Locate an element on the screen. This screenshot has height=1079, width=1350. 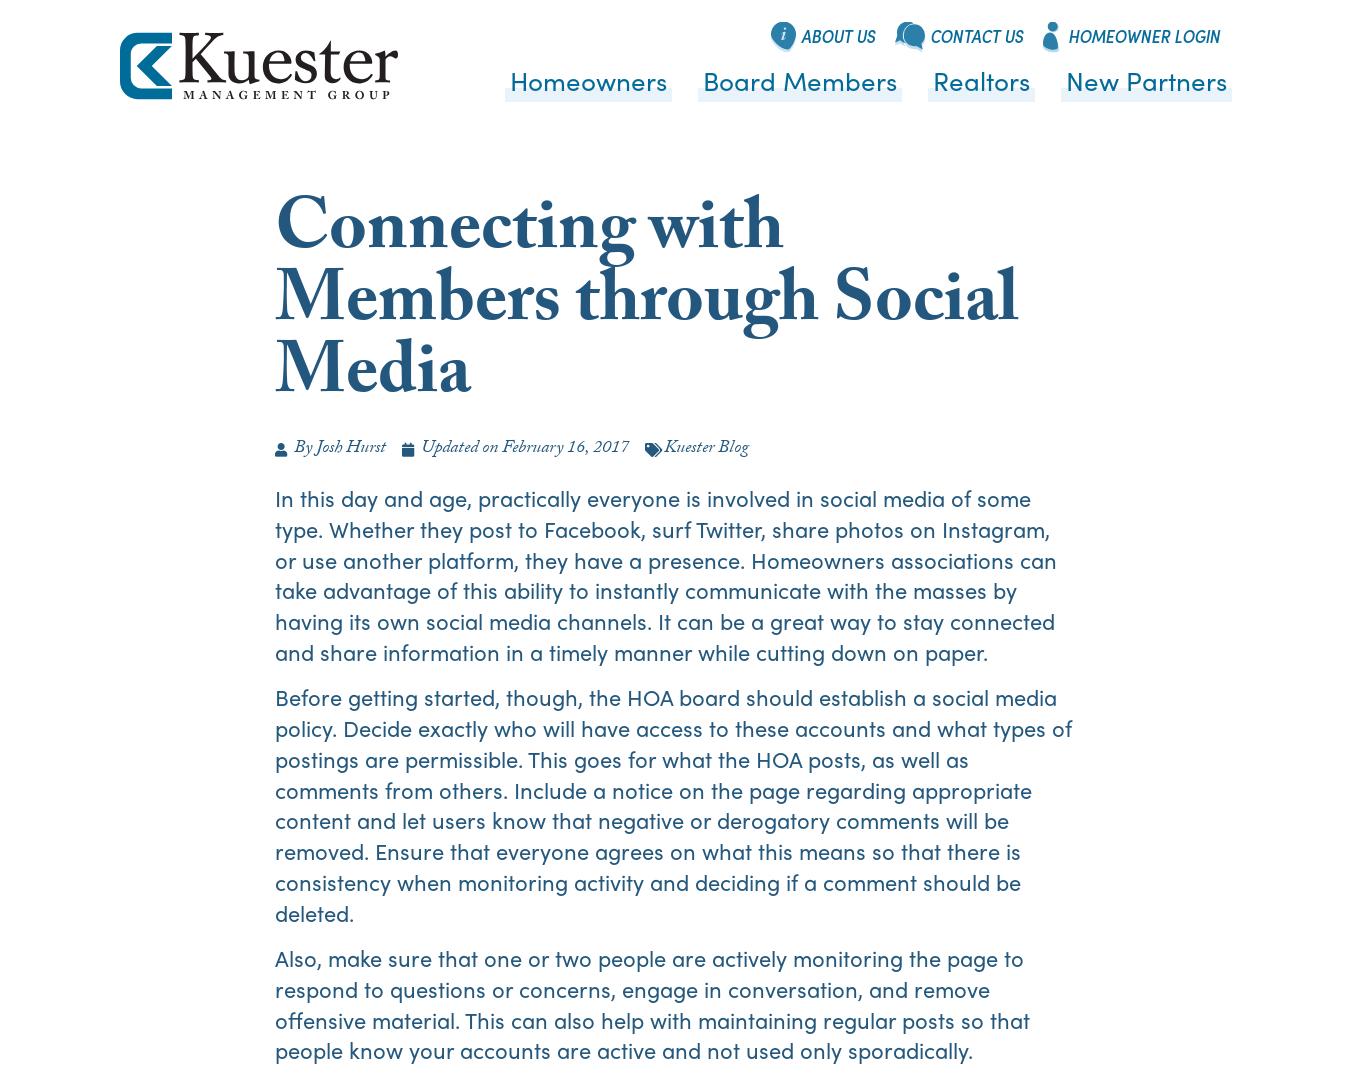
'Homeowners' is located at coordinates (588, 78).